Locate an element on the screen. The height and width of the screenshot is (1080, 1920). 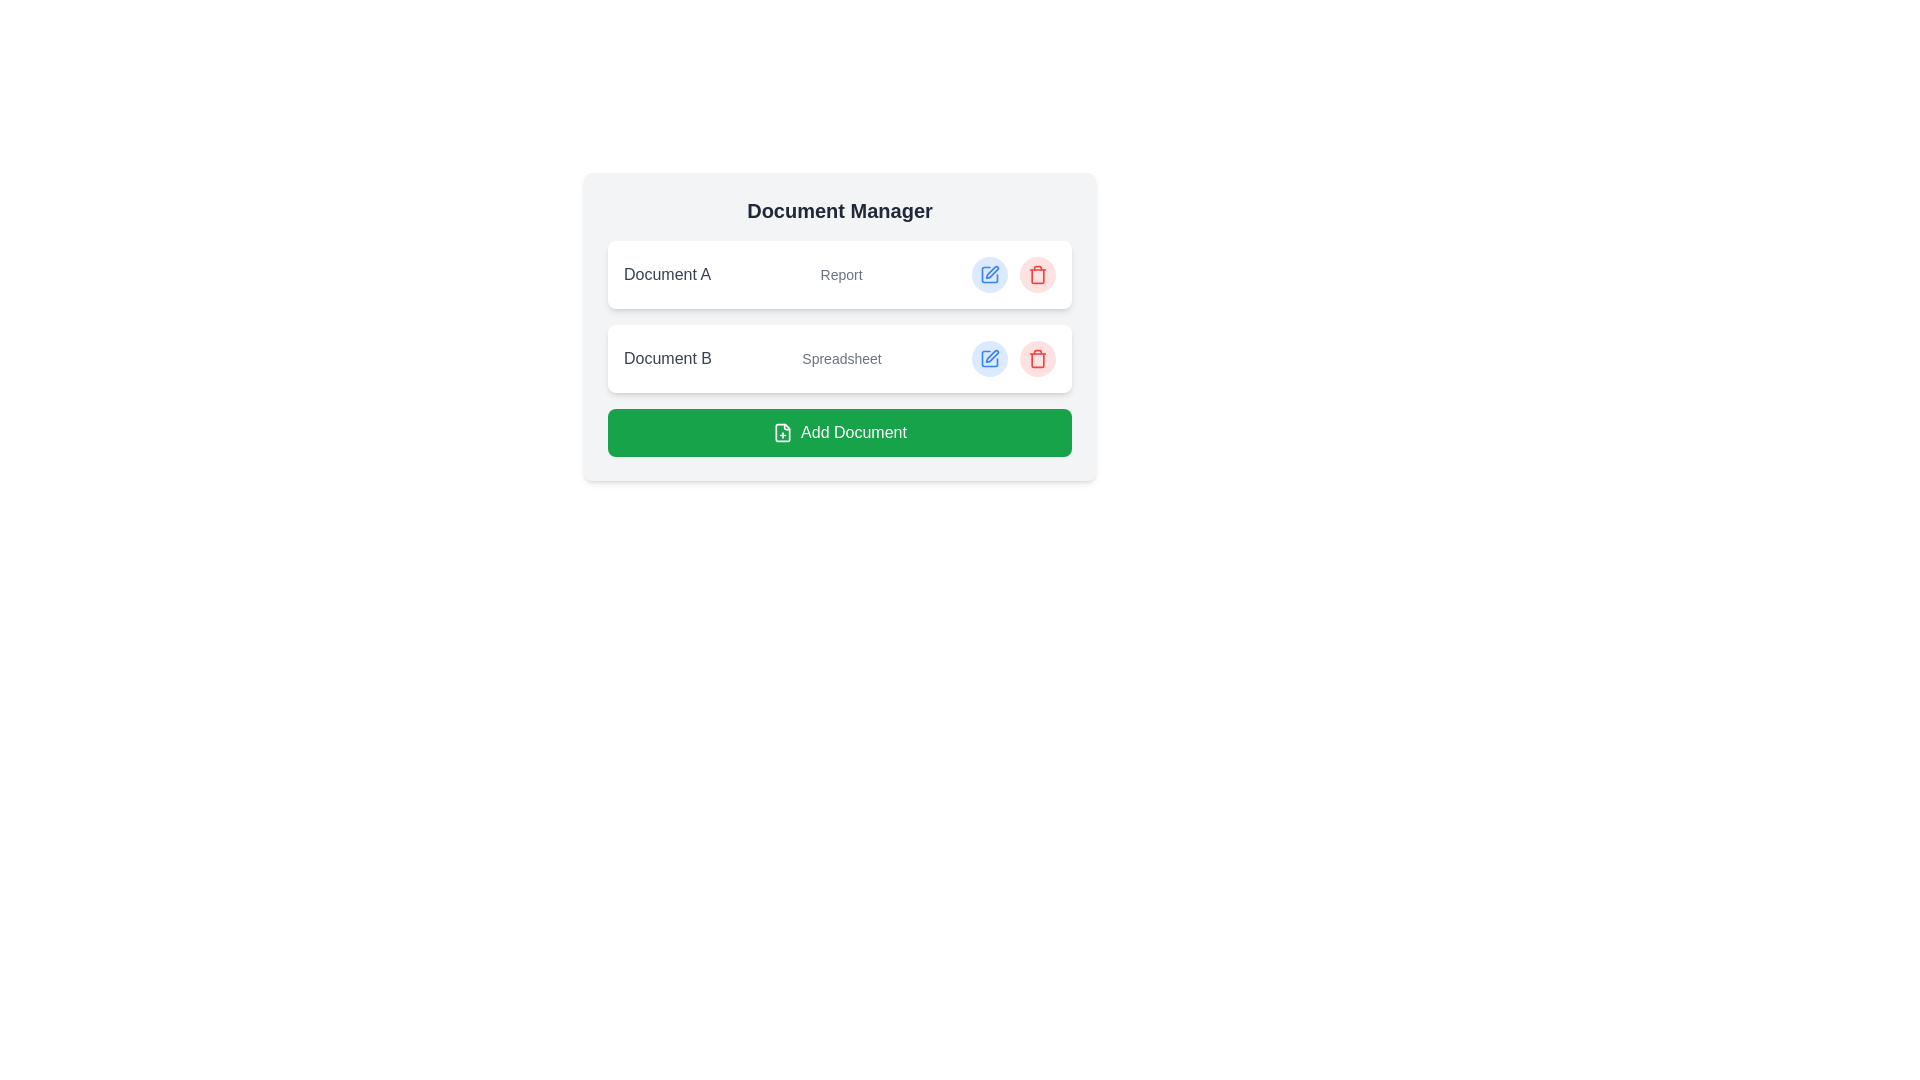
the text label displaying 'Spreadsheet', which is positioned adjacent to 'Document B' and before the action buttons is located at coordinates (842, 357).